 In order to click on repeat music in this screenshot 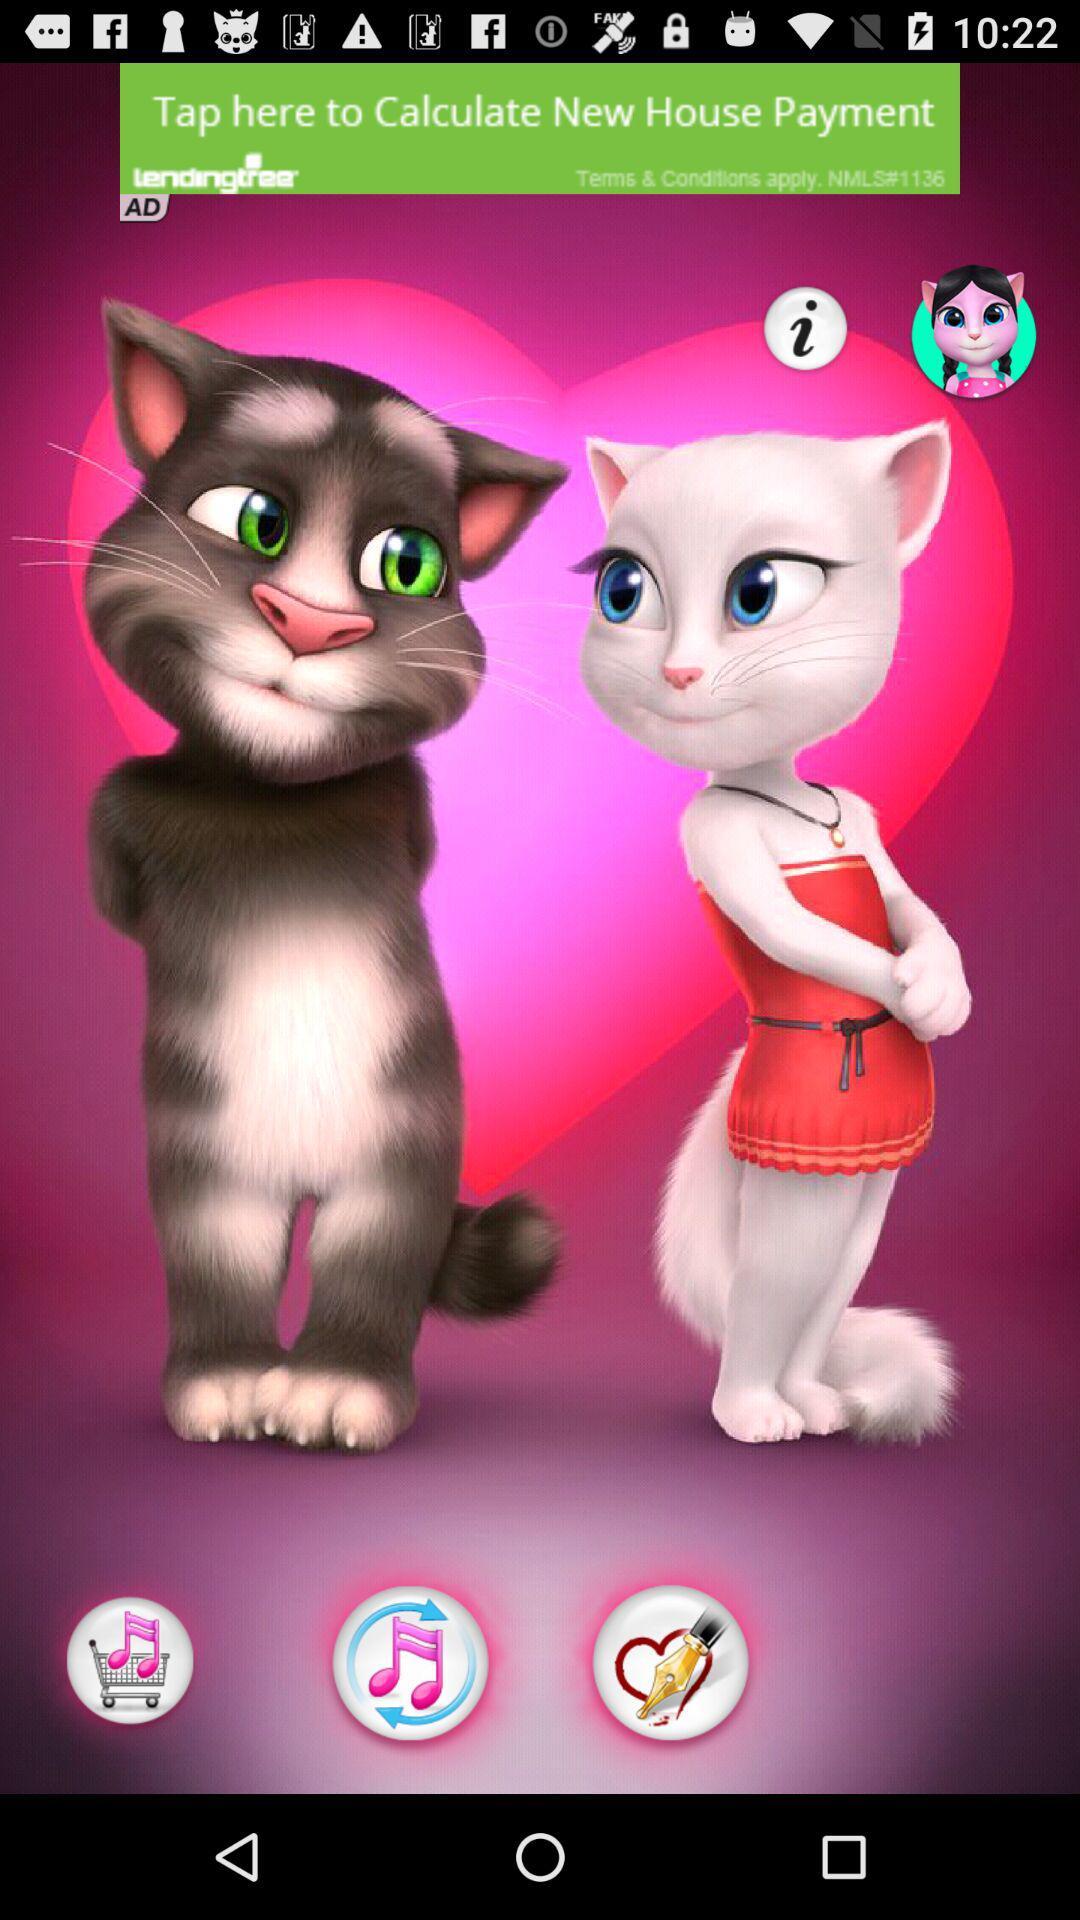, I will do `click(408, 1663)`.